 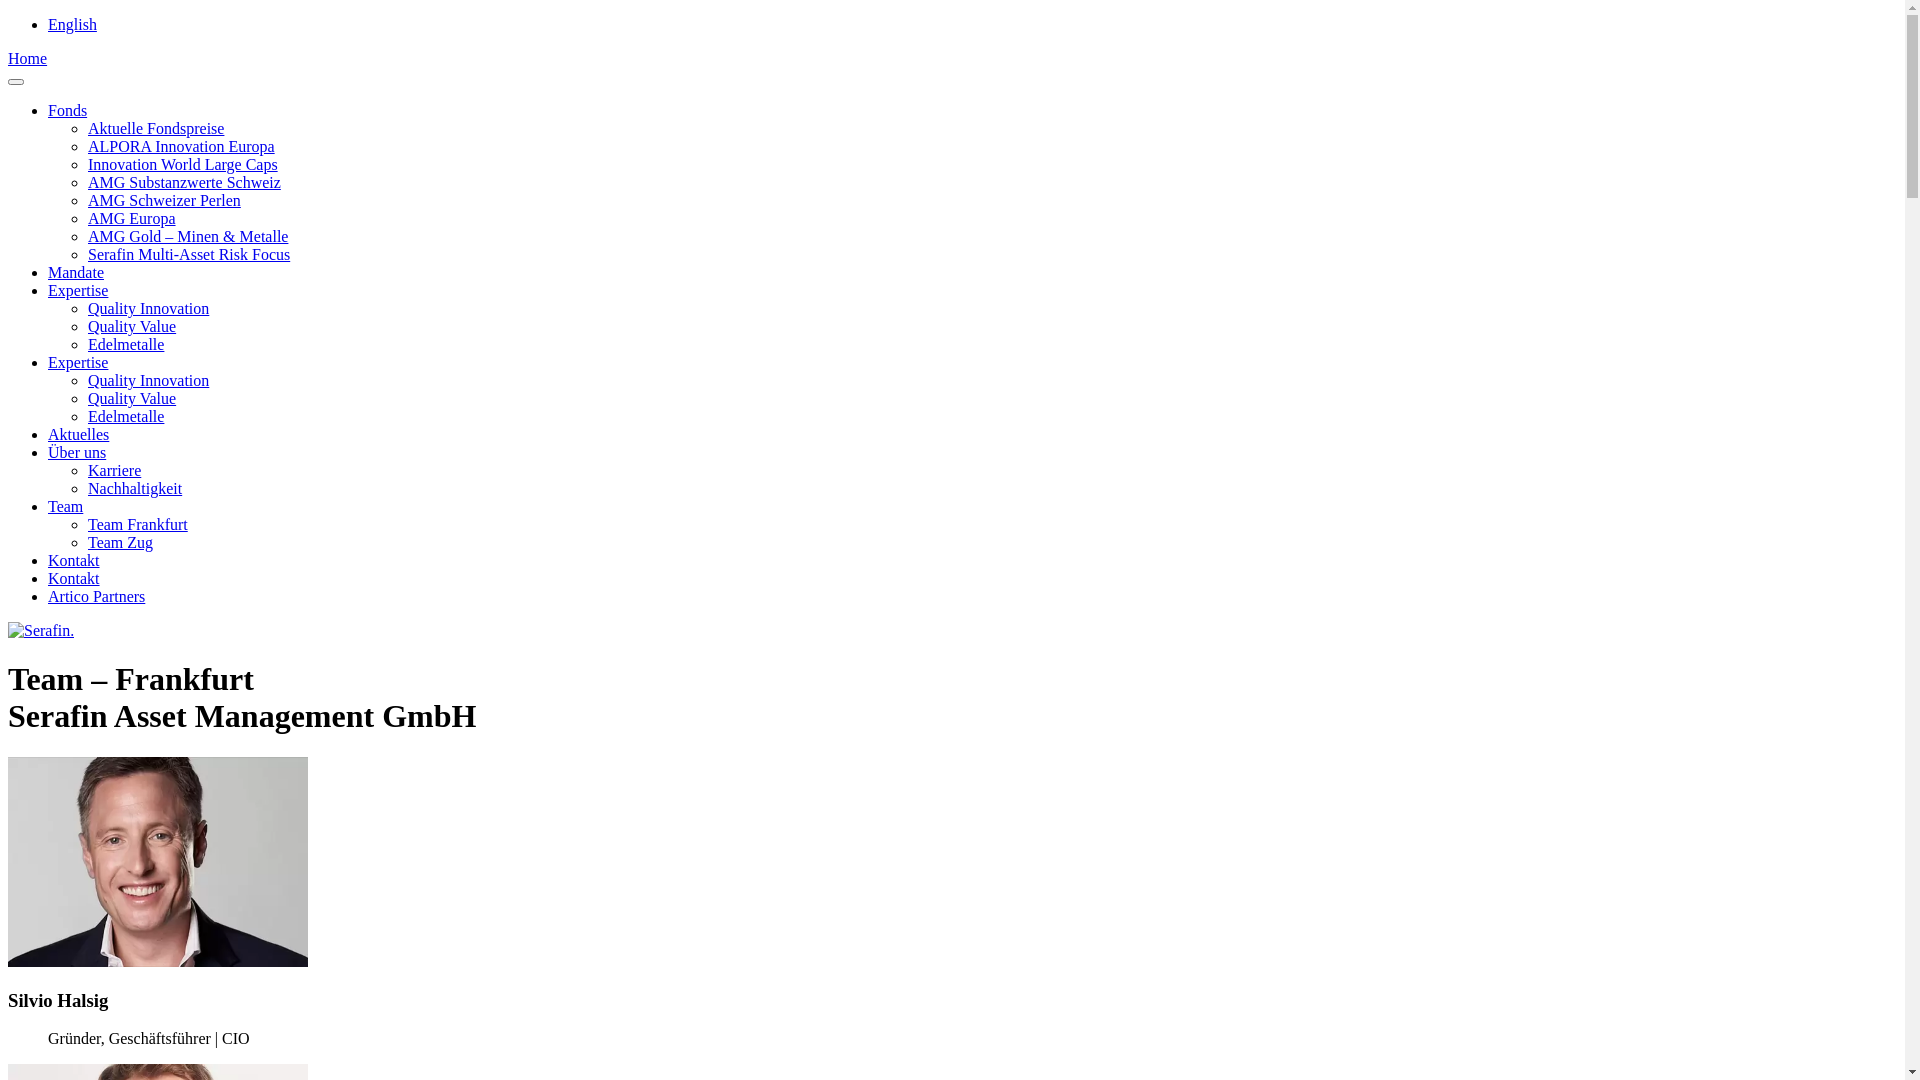 I want to click on 'Mandate', so click(x=76, y=272).